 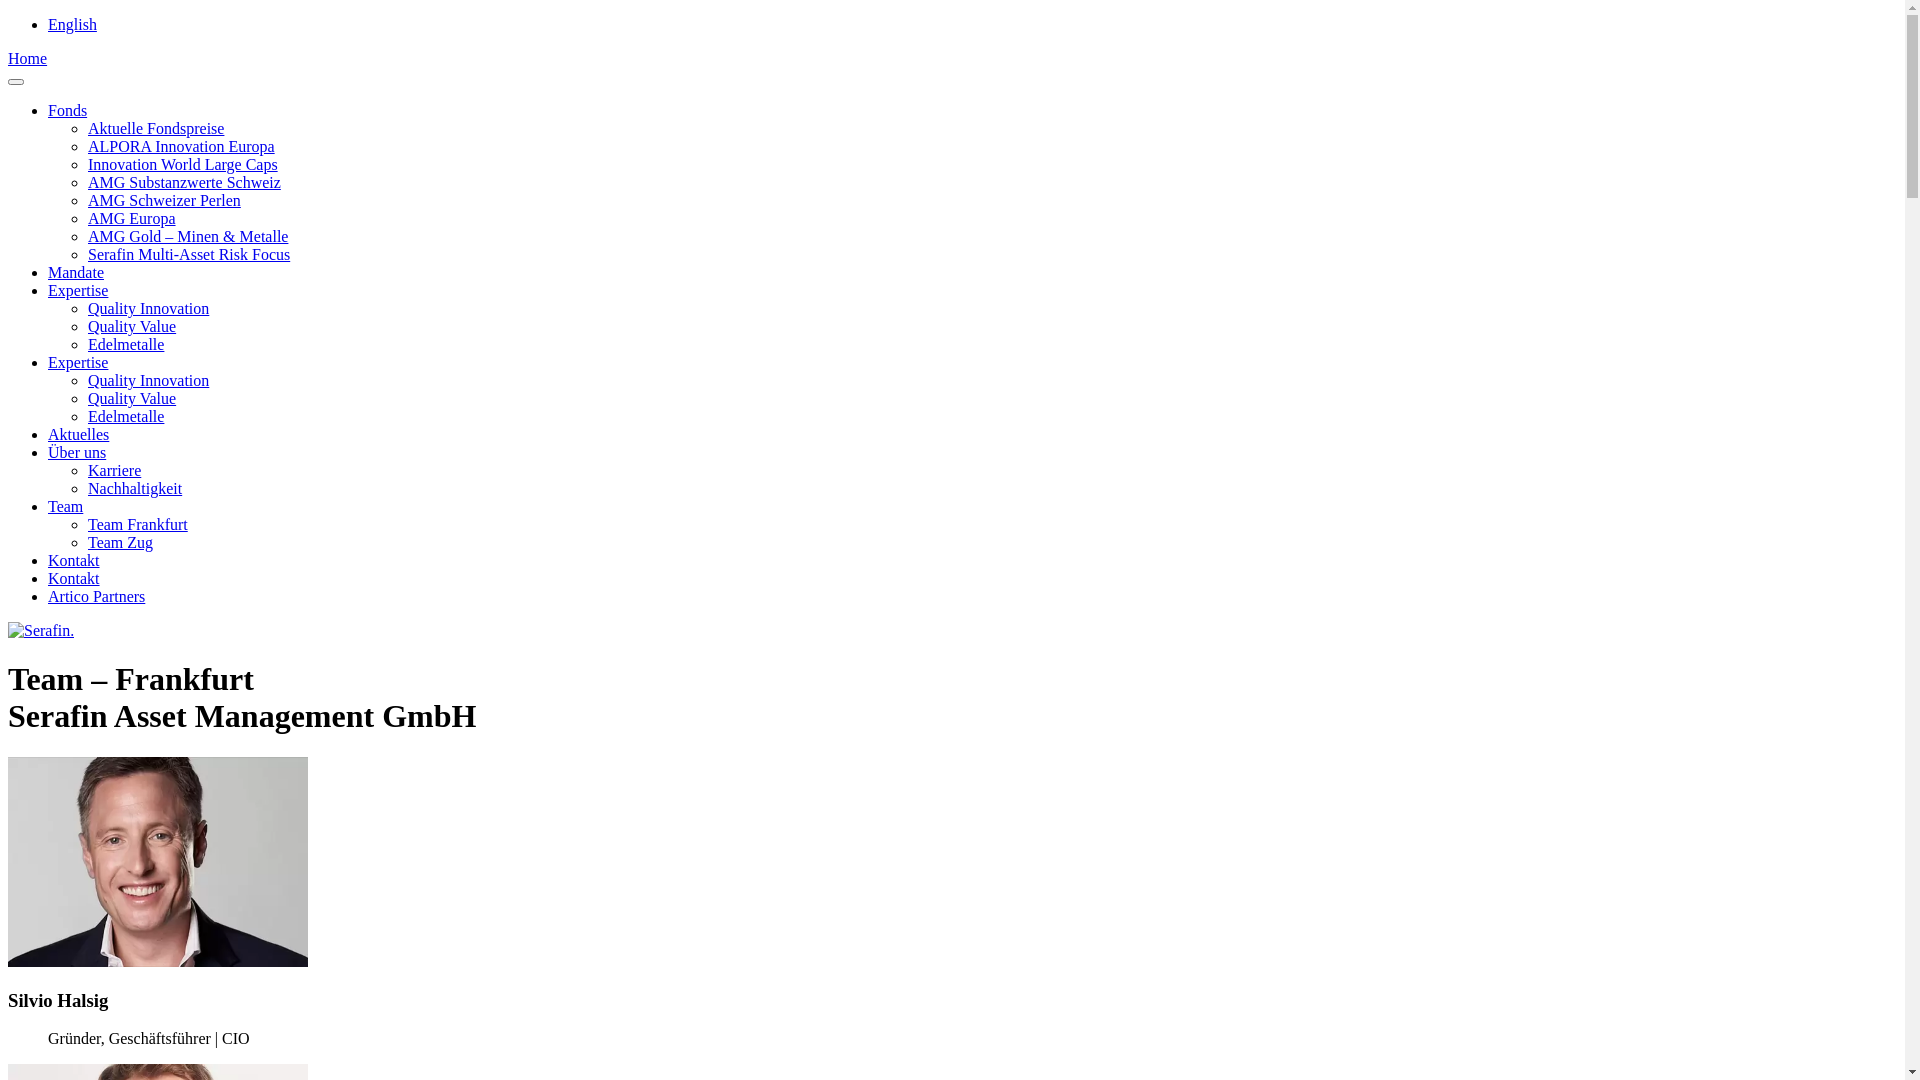 I want to click on 'Mandate', so click(x=76, y=272).